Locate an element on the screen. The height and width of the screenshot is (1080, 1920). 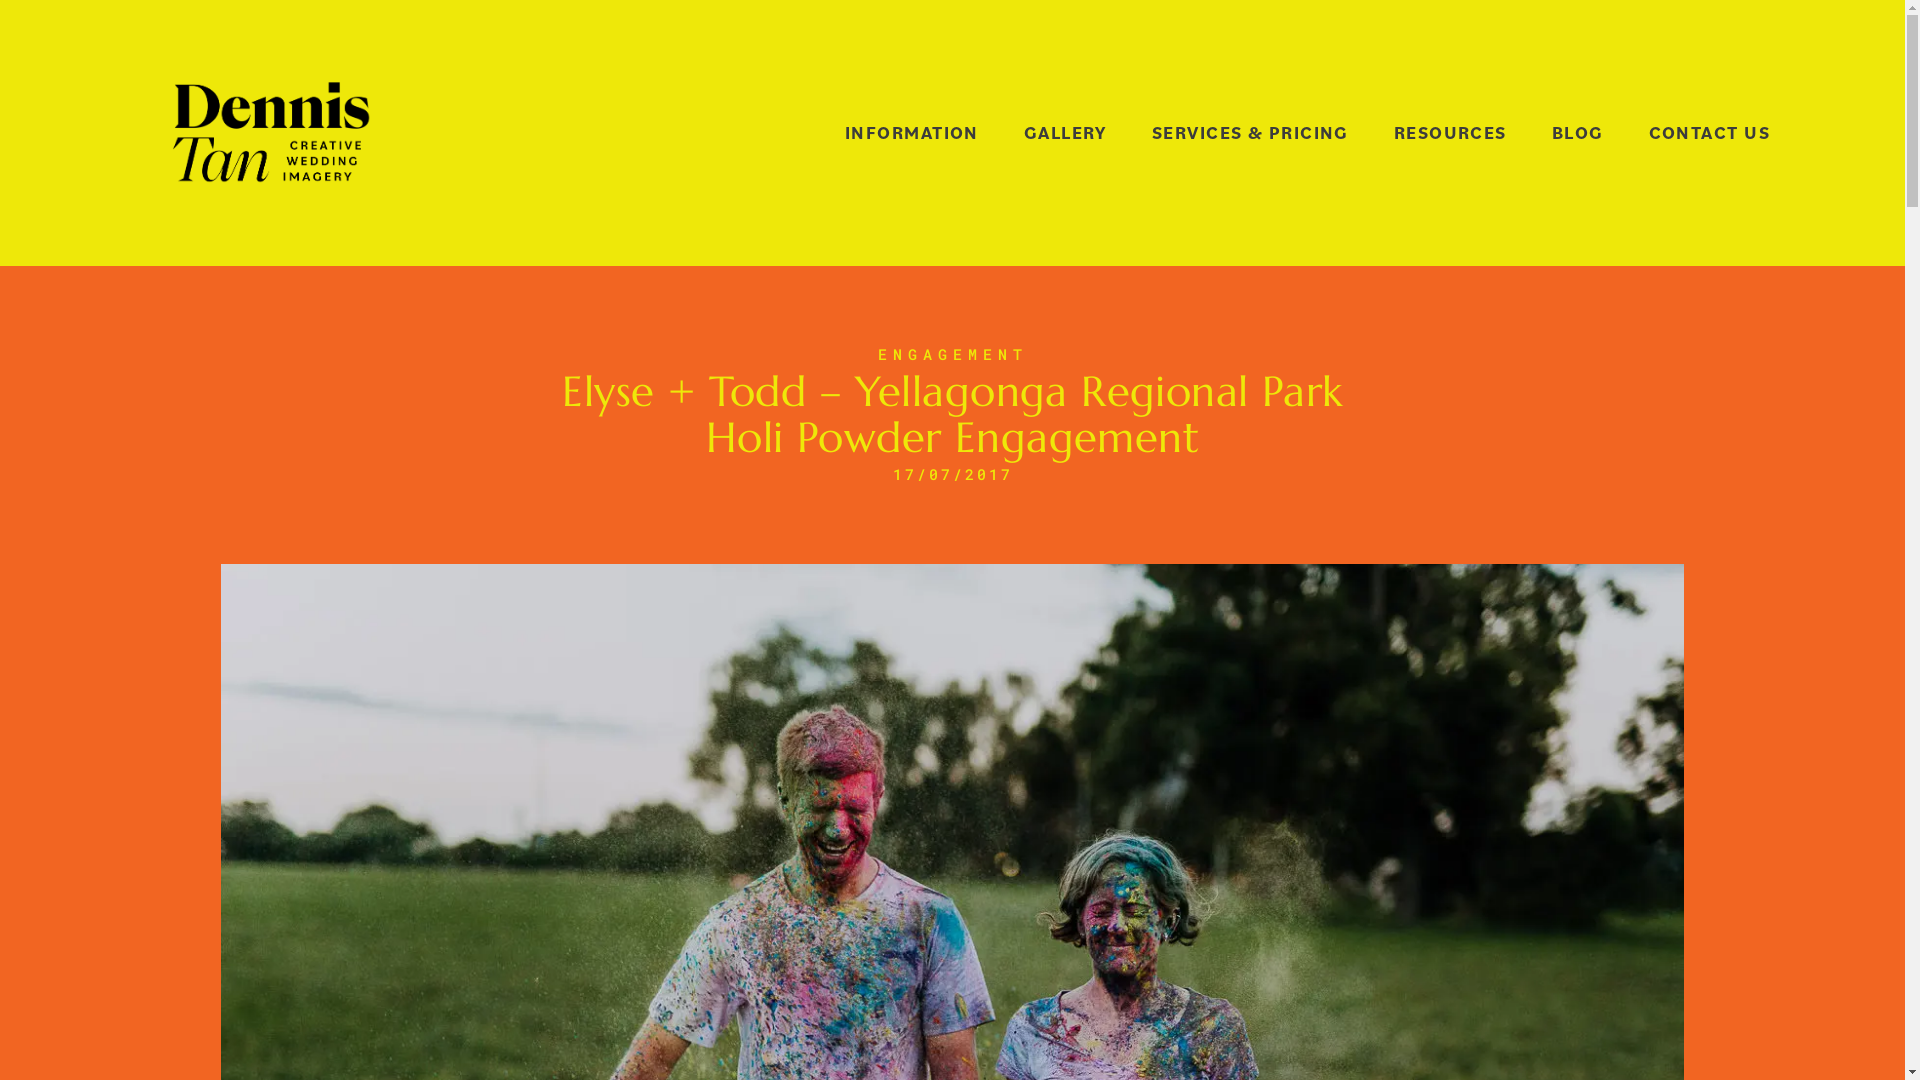
'BLOG' is located at coordinates (1577, 133).